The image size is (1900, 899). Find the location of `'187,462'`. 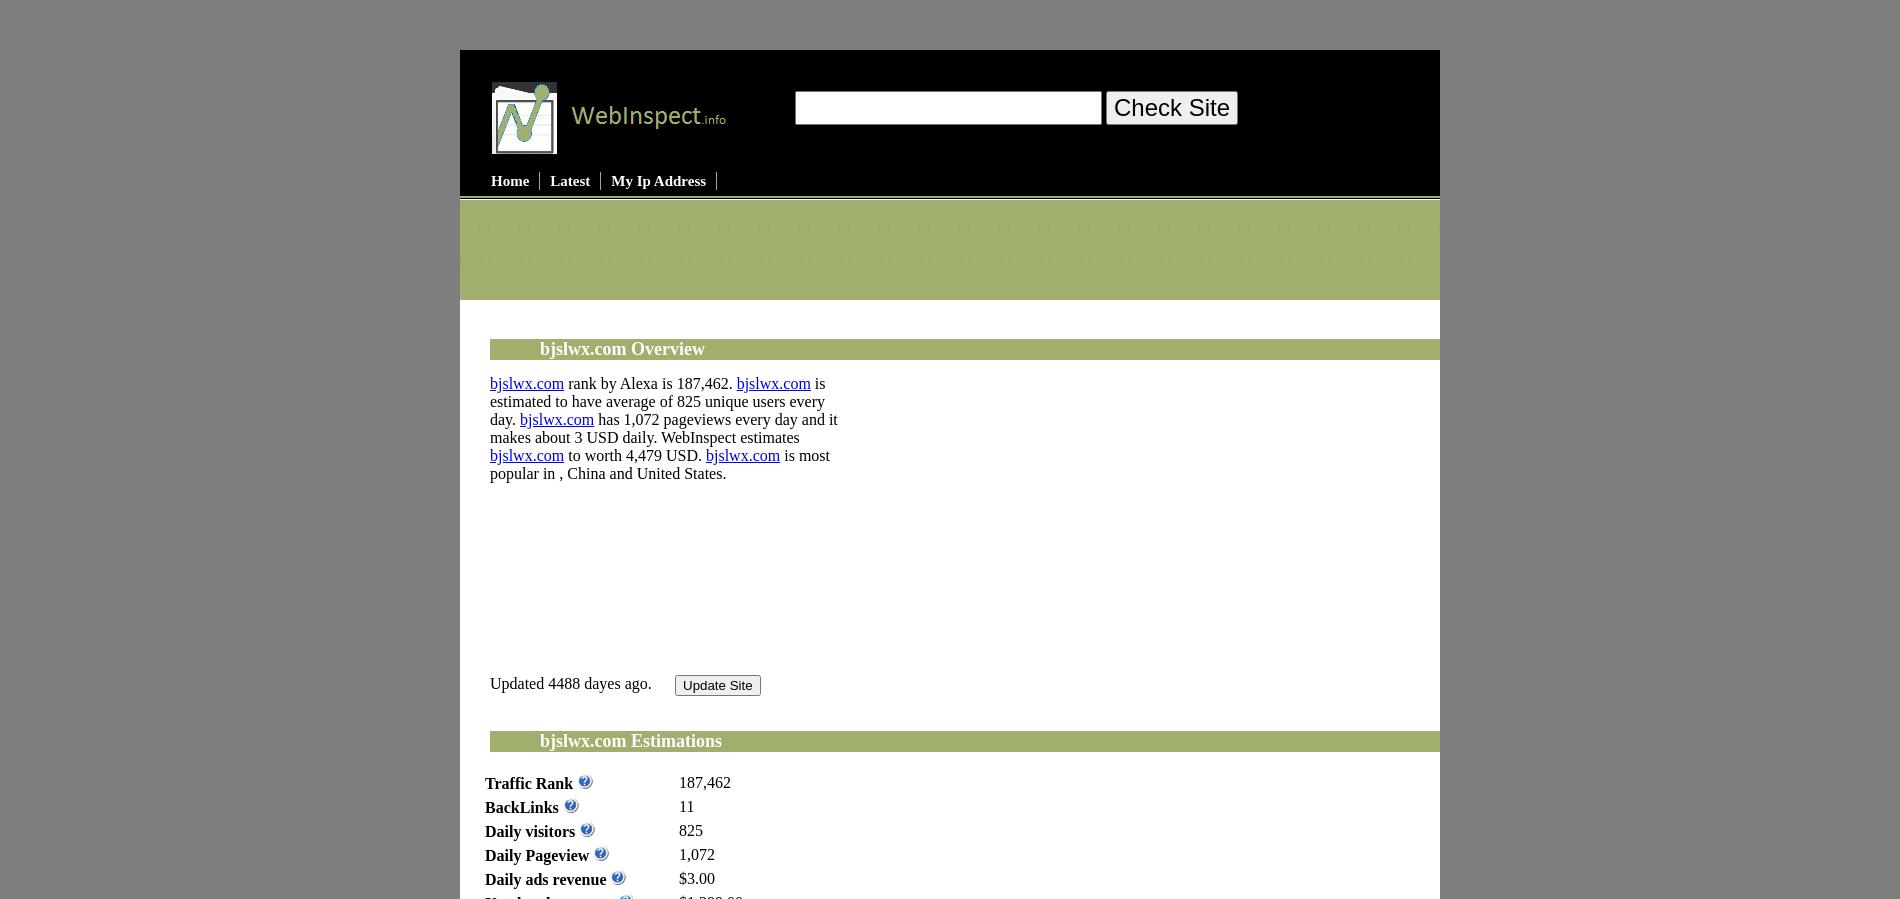

'187,462' is located at coordinates (679, 781).